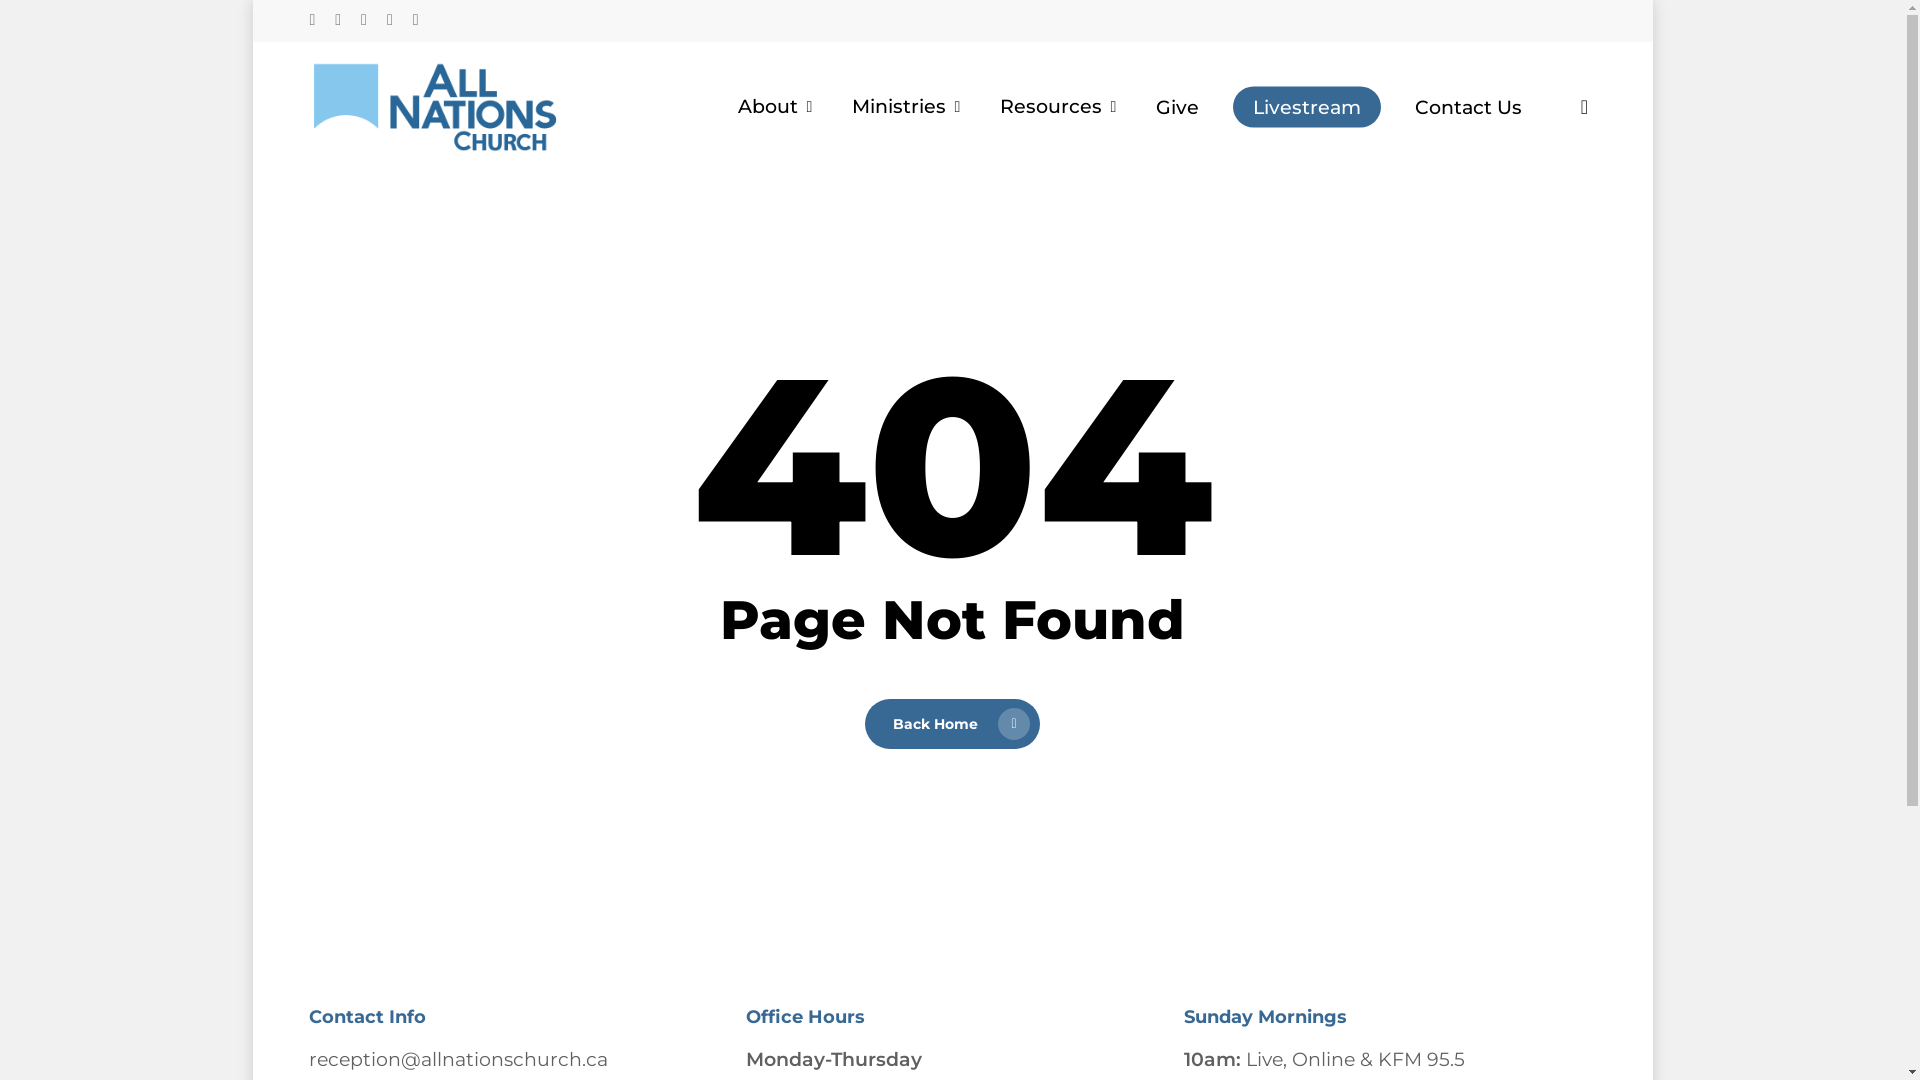 This screenshot has width=1920, height=1080. What do you see at coordinates (364, 20) in the screenshot?
I see `'instagram'` at bounding box center [364, 20].